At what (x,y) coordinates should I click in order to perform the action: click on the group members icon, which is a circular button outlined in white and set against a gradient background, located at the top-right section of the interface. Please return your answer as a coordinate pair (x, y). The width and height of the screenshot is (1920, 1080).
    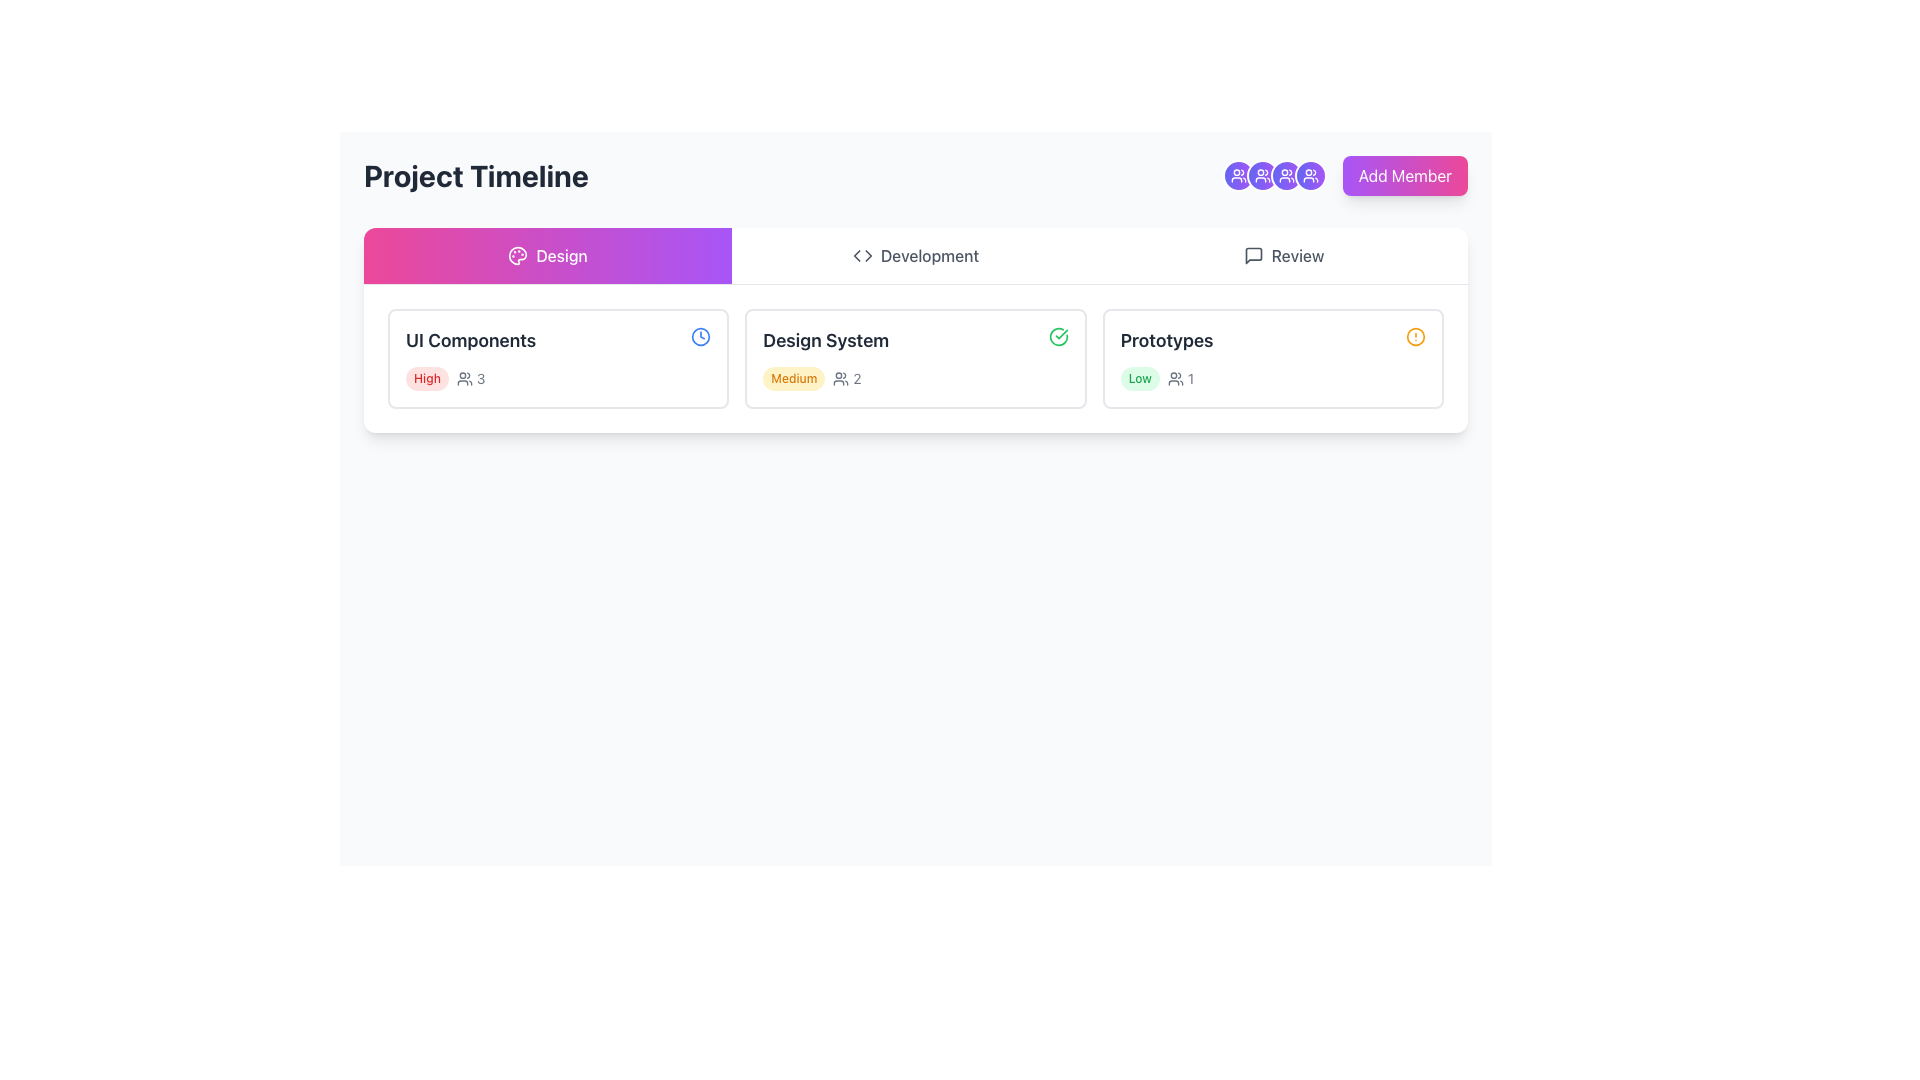
    Looking at the image, I should click on (1286, 175).